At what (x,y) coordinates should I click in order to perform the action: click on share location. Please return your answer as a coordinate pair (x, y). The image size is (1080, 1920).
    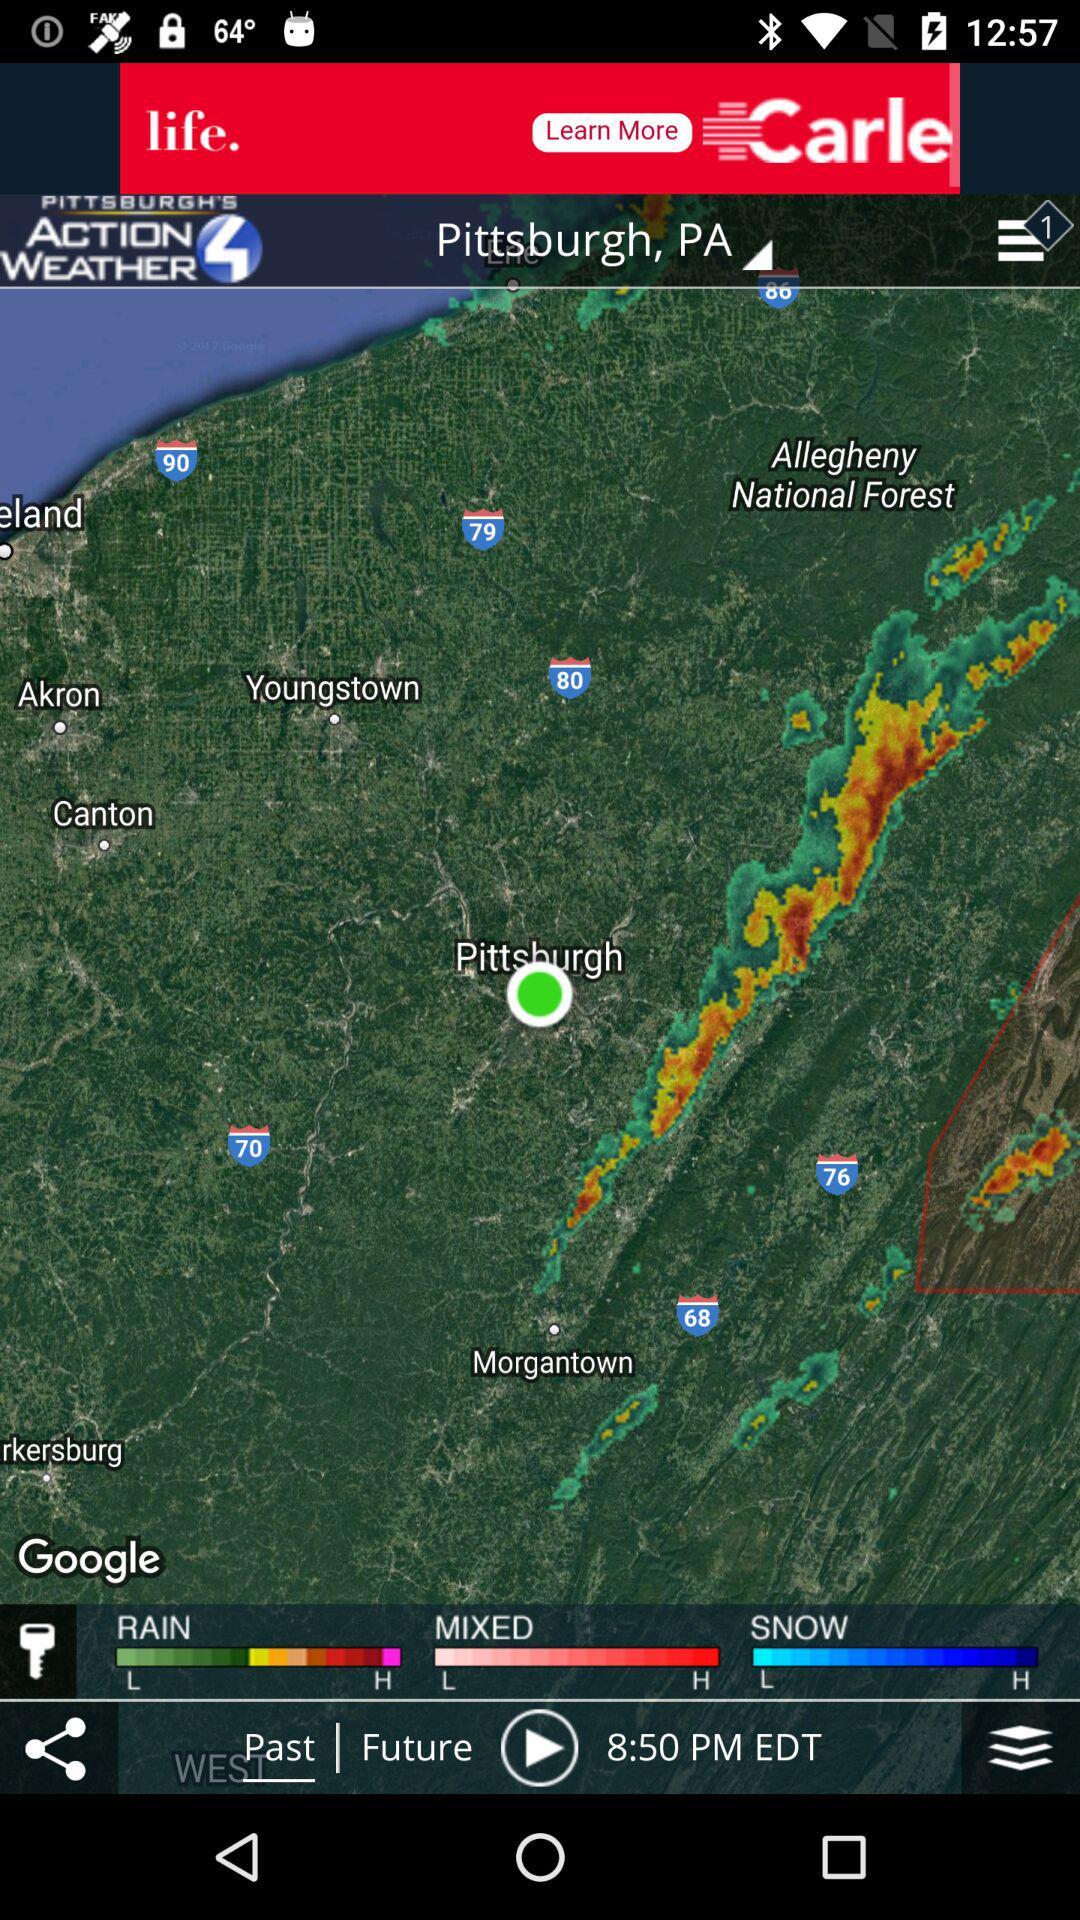
    Looking at the image, I should click on (58, 1746).